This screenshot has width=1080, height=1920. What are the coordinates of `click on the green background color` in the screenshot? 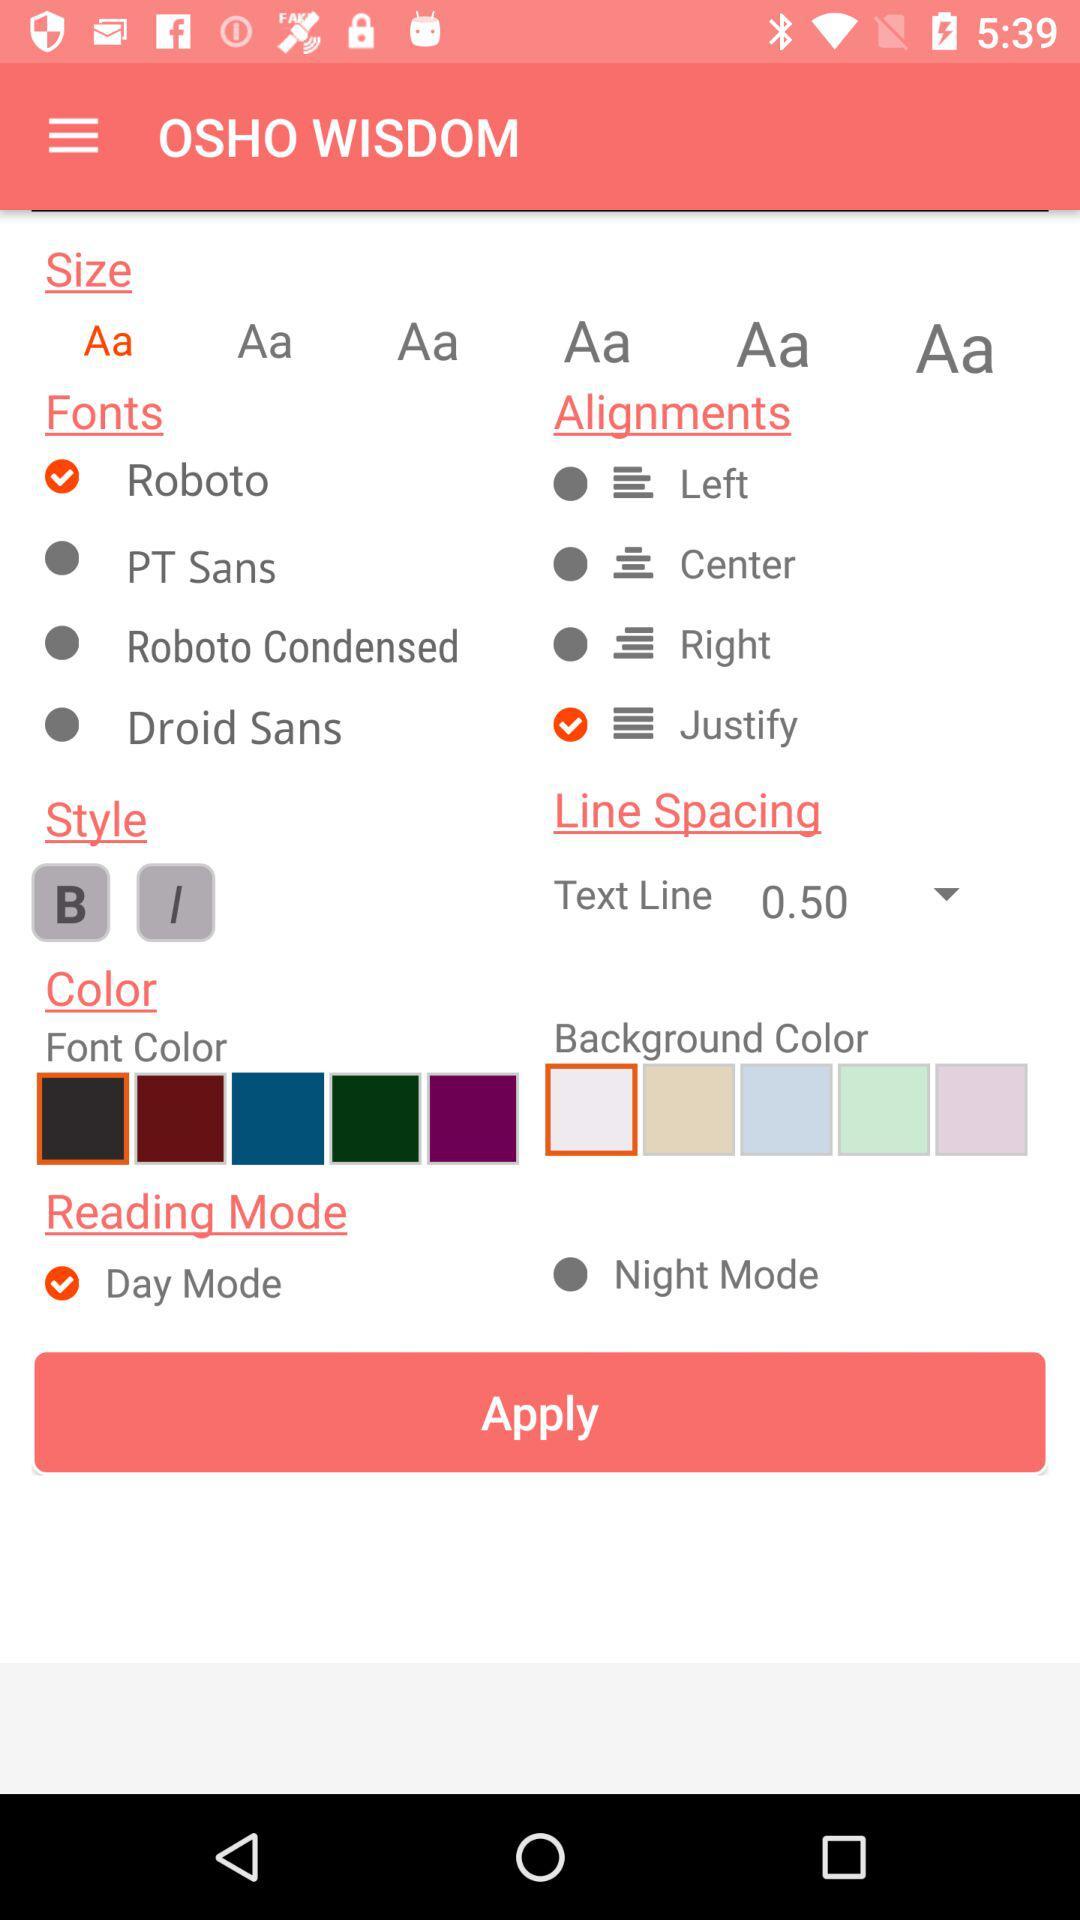 It's located at (882, 1108).